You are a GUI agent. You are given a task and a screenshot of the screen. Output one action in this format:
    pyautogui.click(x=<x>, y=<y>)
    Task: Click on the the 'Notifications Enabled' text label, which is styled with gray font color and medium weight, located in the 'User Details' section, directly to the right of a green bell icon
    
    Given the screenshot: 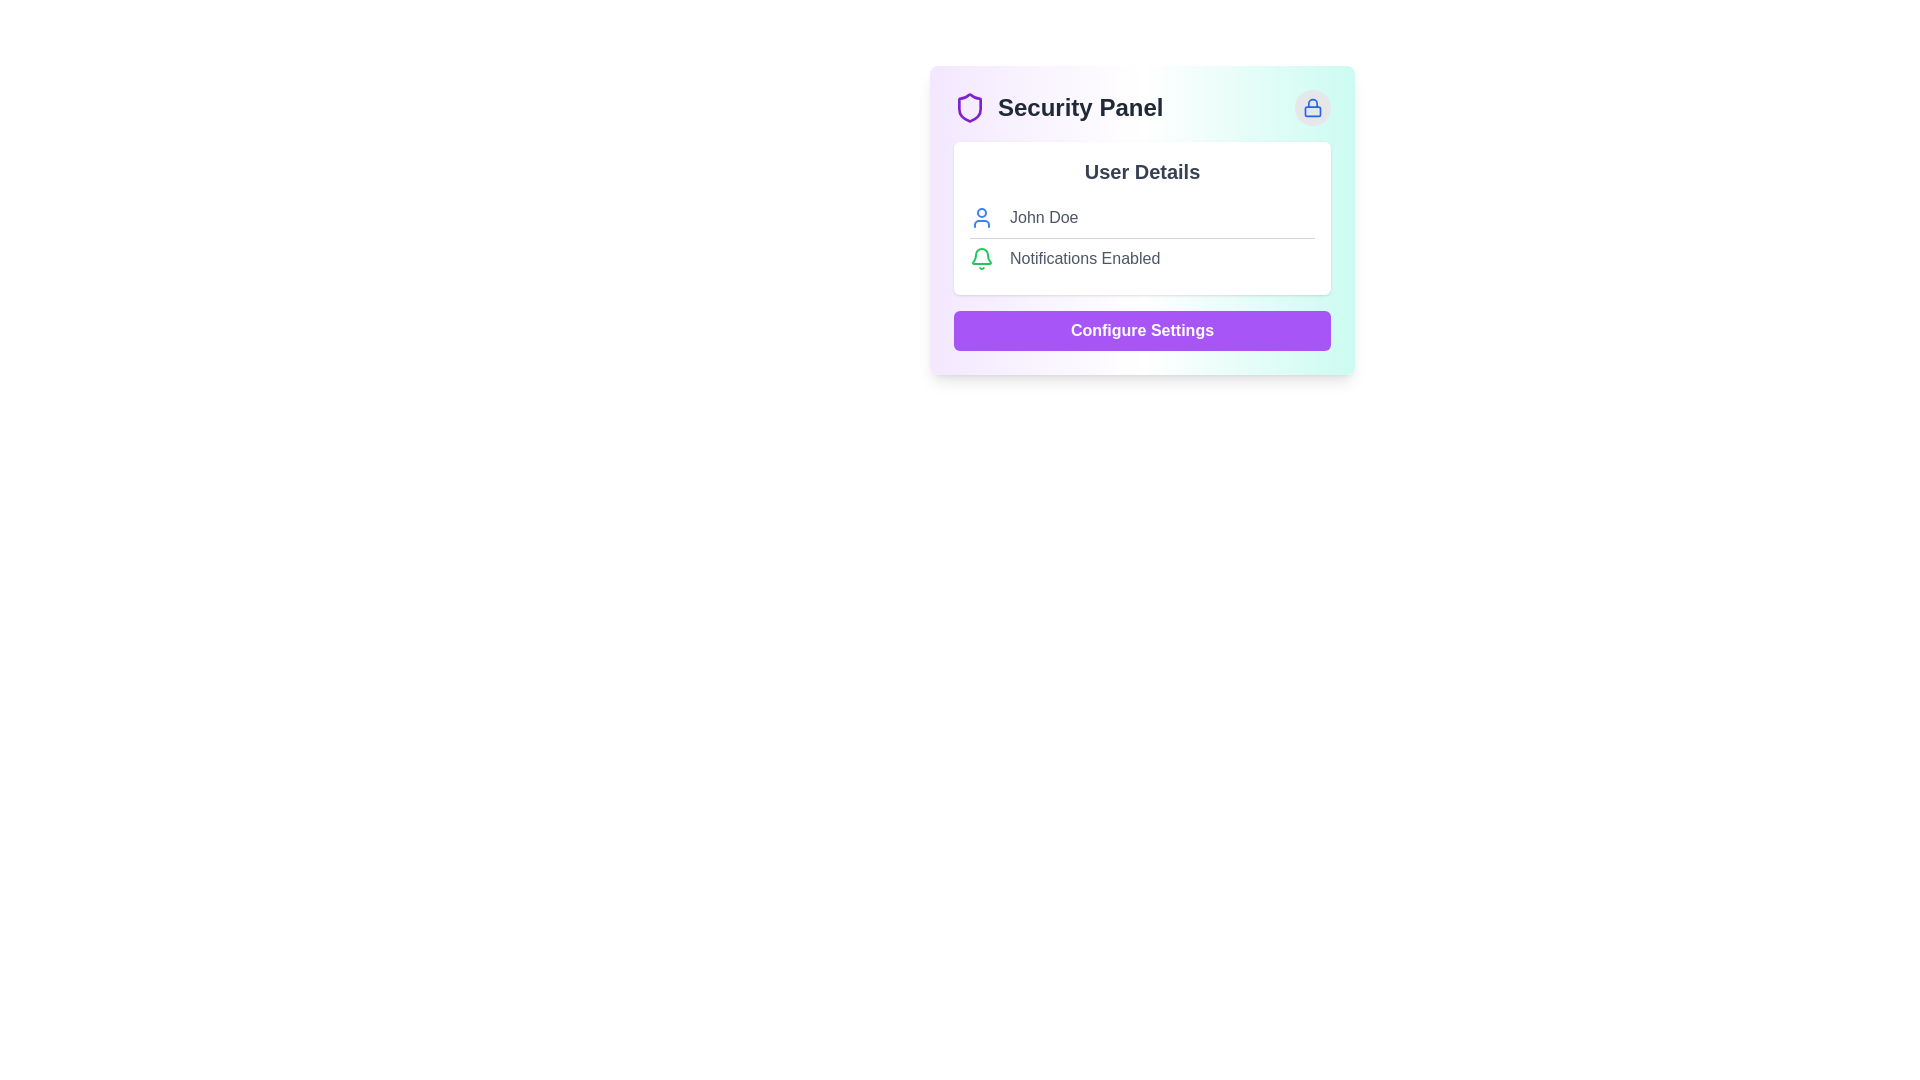 What is the action you would take?
    pyautogui.click(x=1084, y=257)
    